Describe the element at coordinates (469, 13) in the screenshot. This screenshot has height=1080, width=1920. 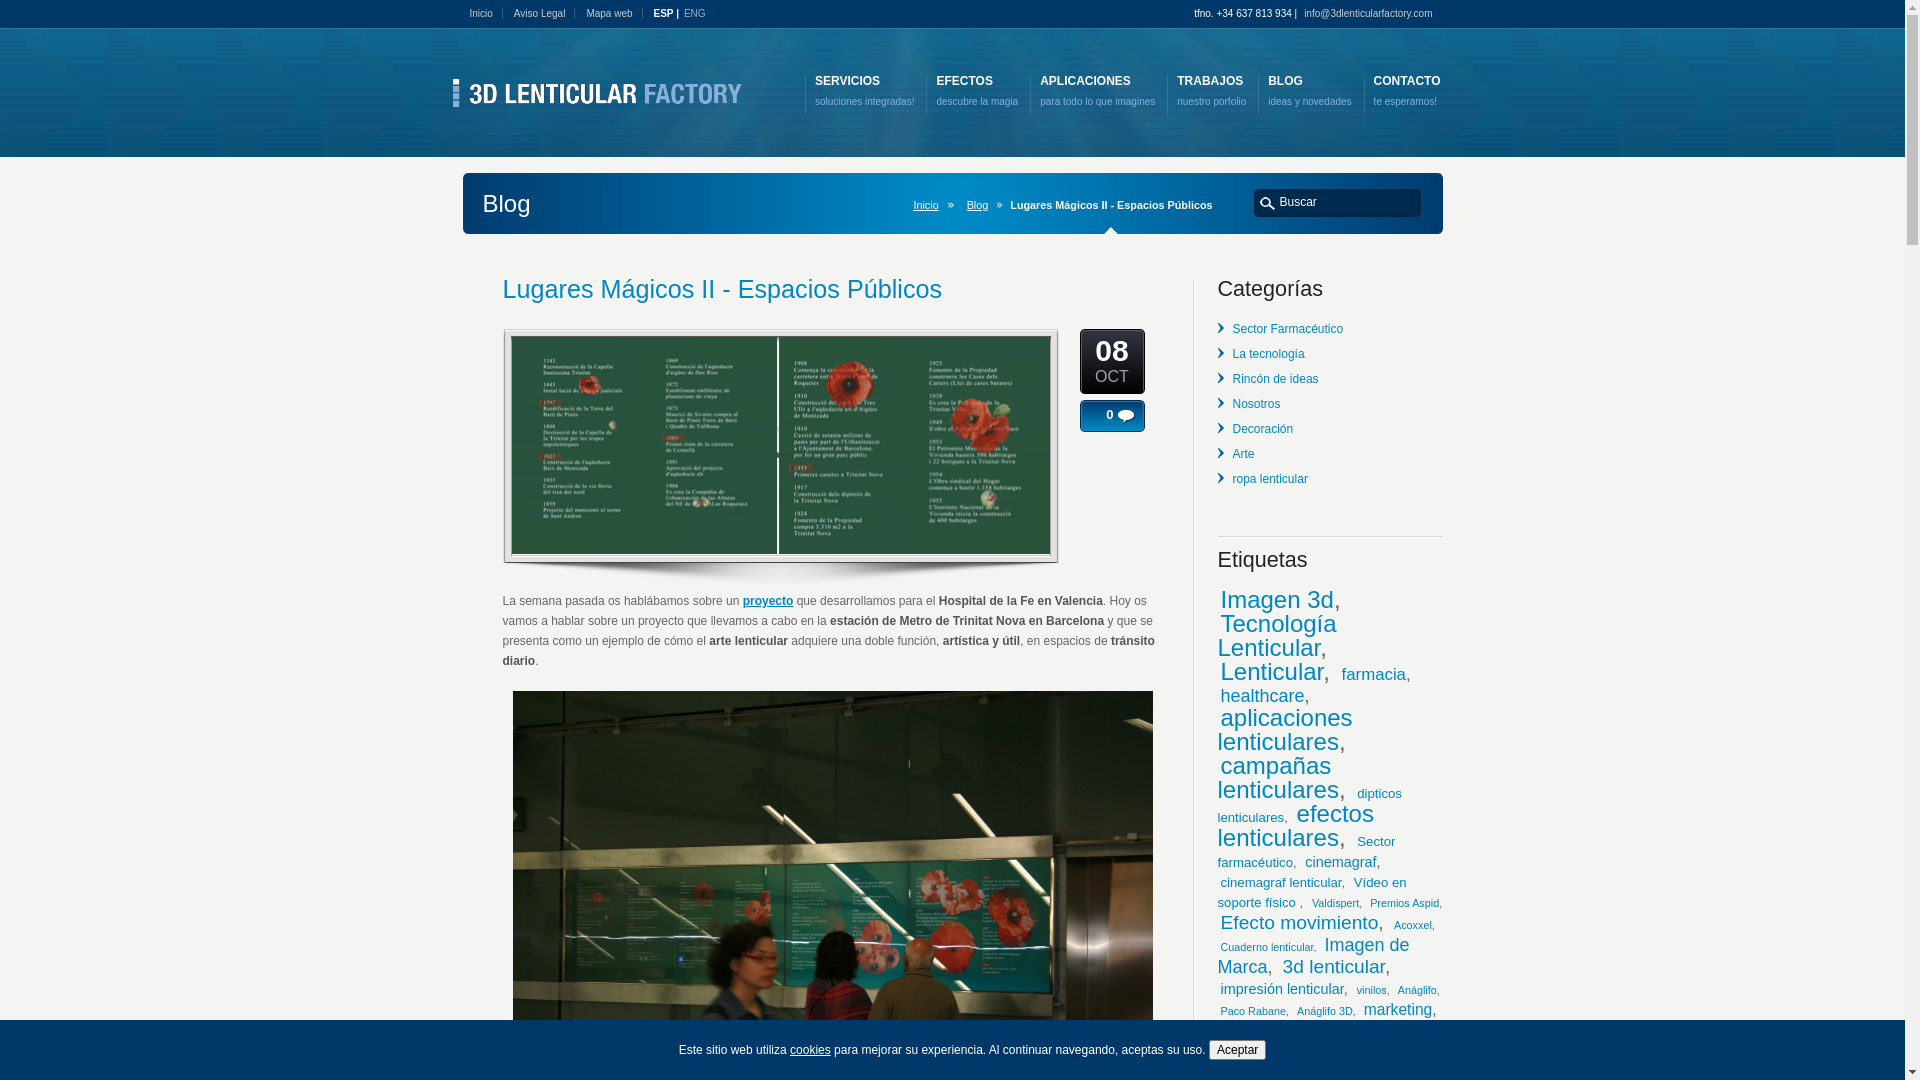
I see `'Inicio'` at that location.